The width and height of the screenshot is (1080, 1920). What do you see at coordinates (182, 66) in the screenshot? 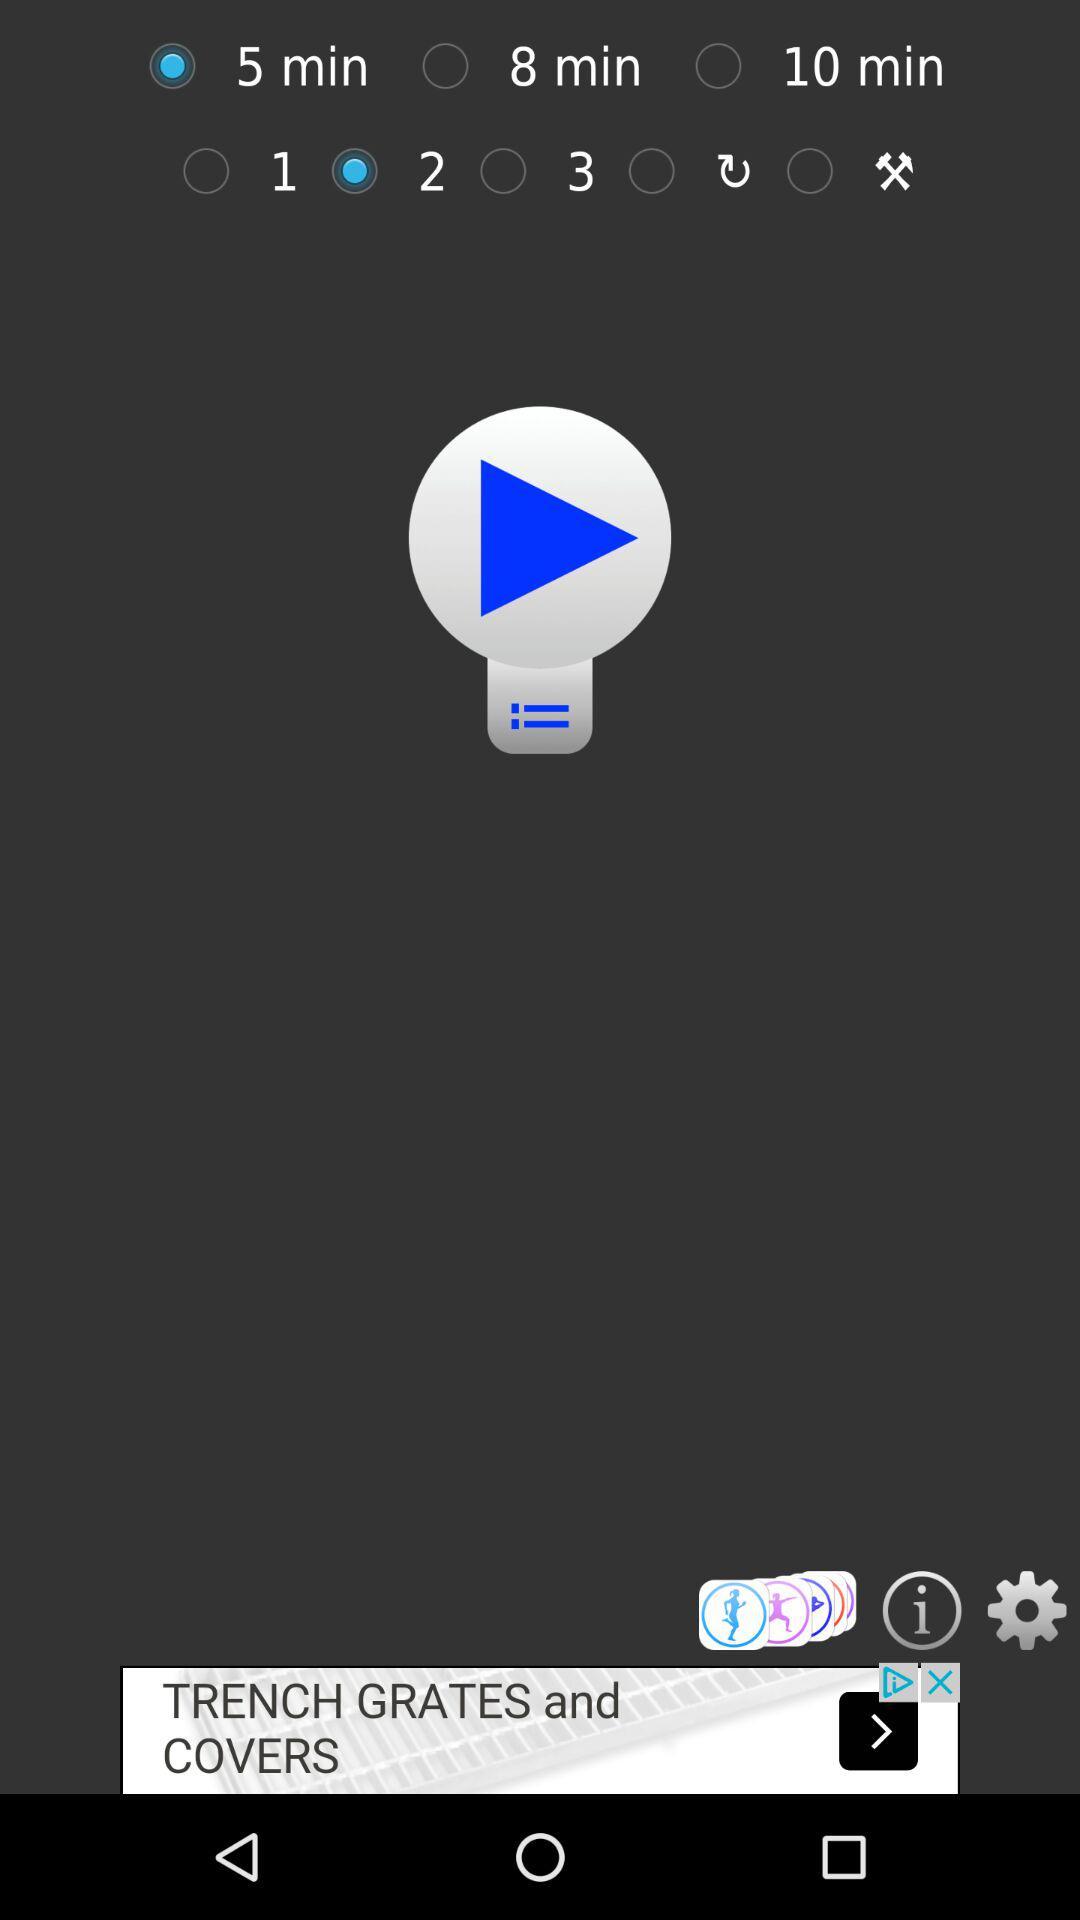
I see `play` at bounding box center [182, 66].